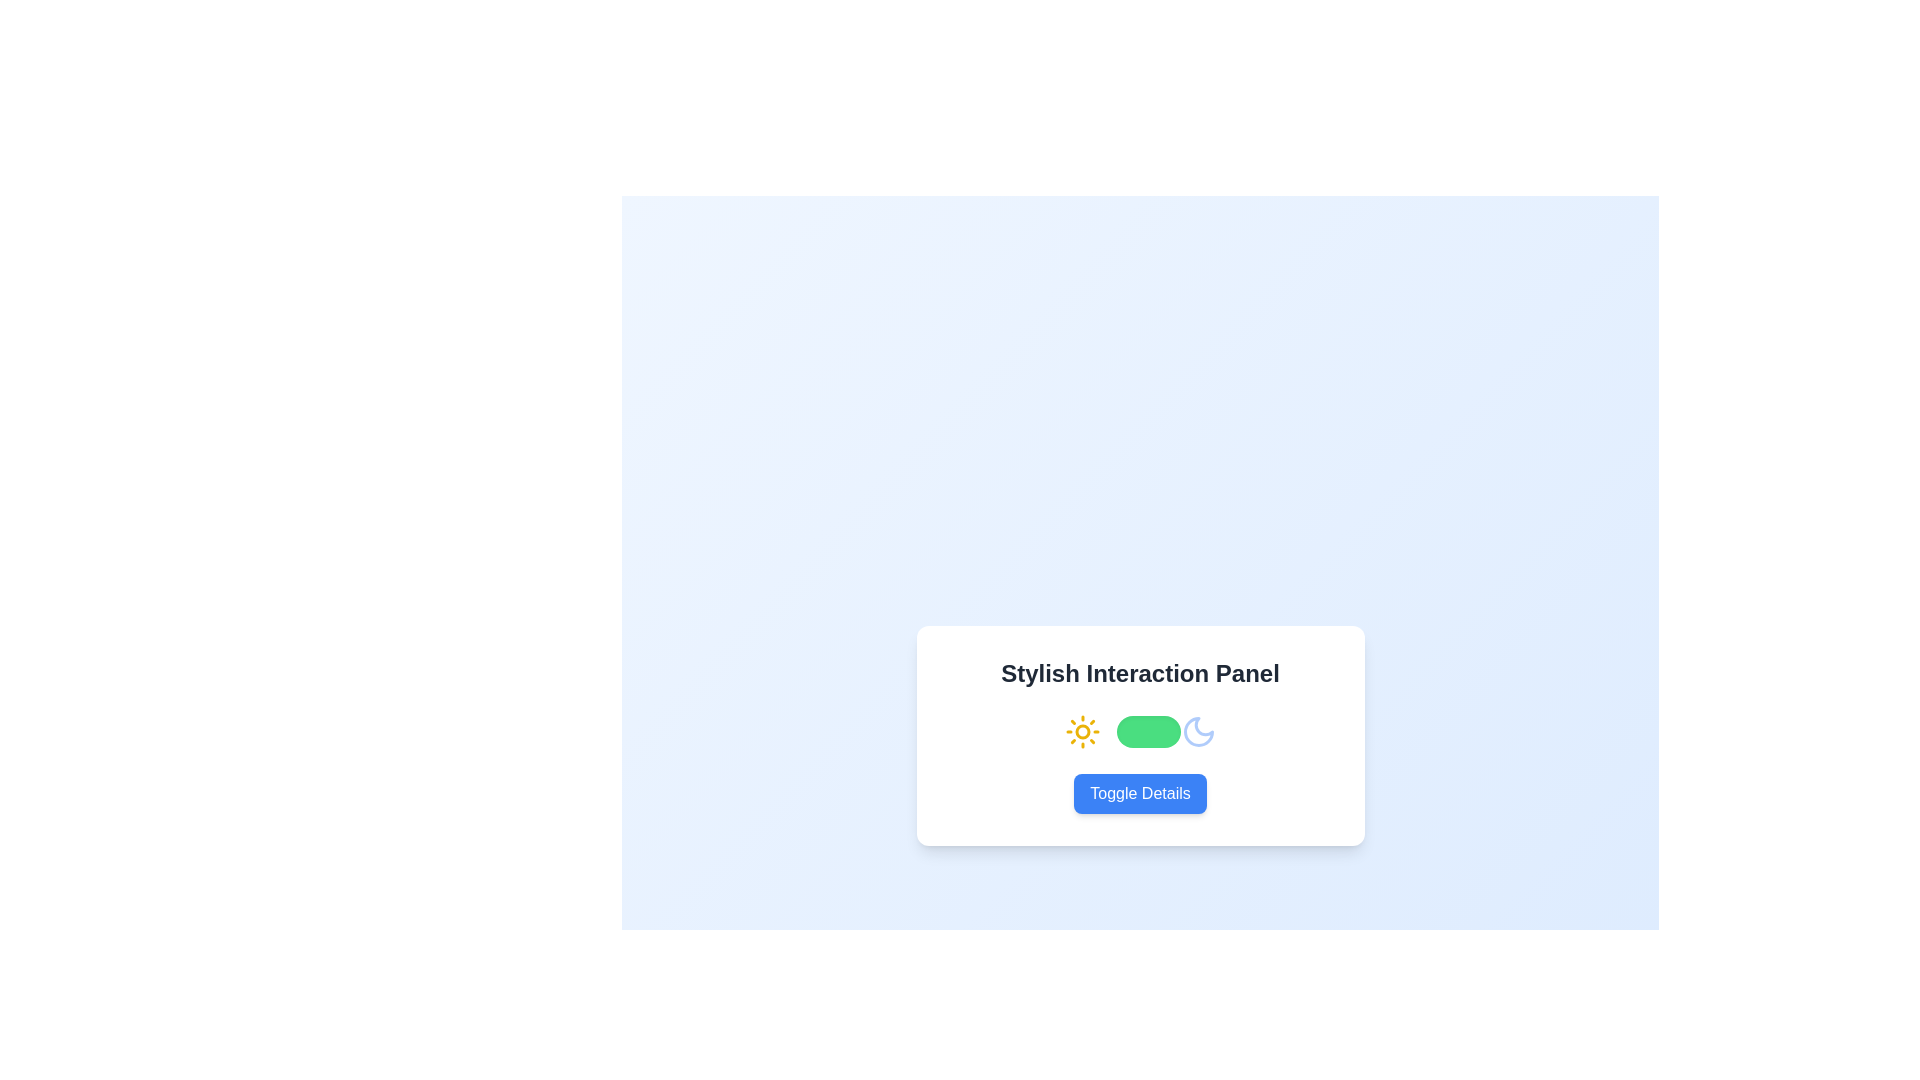  What do you see at coordinates (1148, 732) in the screenshot?
I see `the toggle switch with a green background and a white circular knob located between sun and moon icons` at bounding box center [1148, 732].